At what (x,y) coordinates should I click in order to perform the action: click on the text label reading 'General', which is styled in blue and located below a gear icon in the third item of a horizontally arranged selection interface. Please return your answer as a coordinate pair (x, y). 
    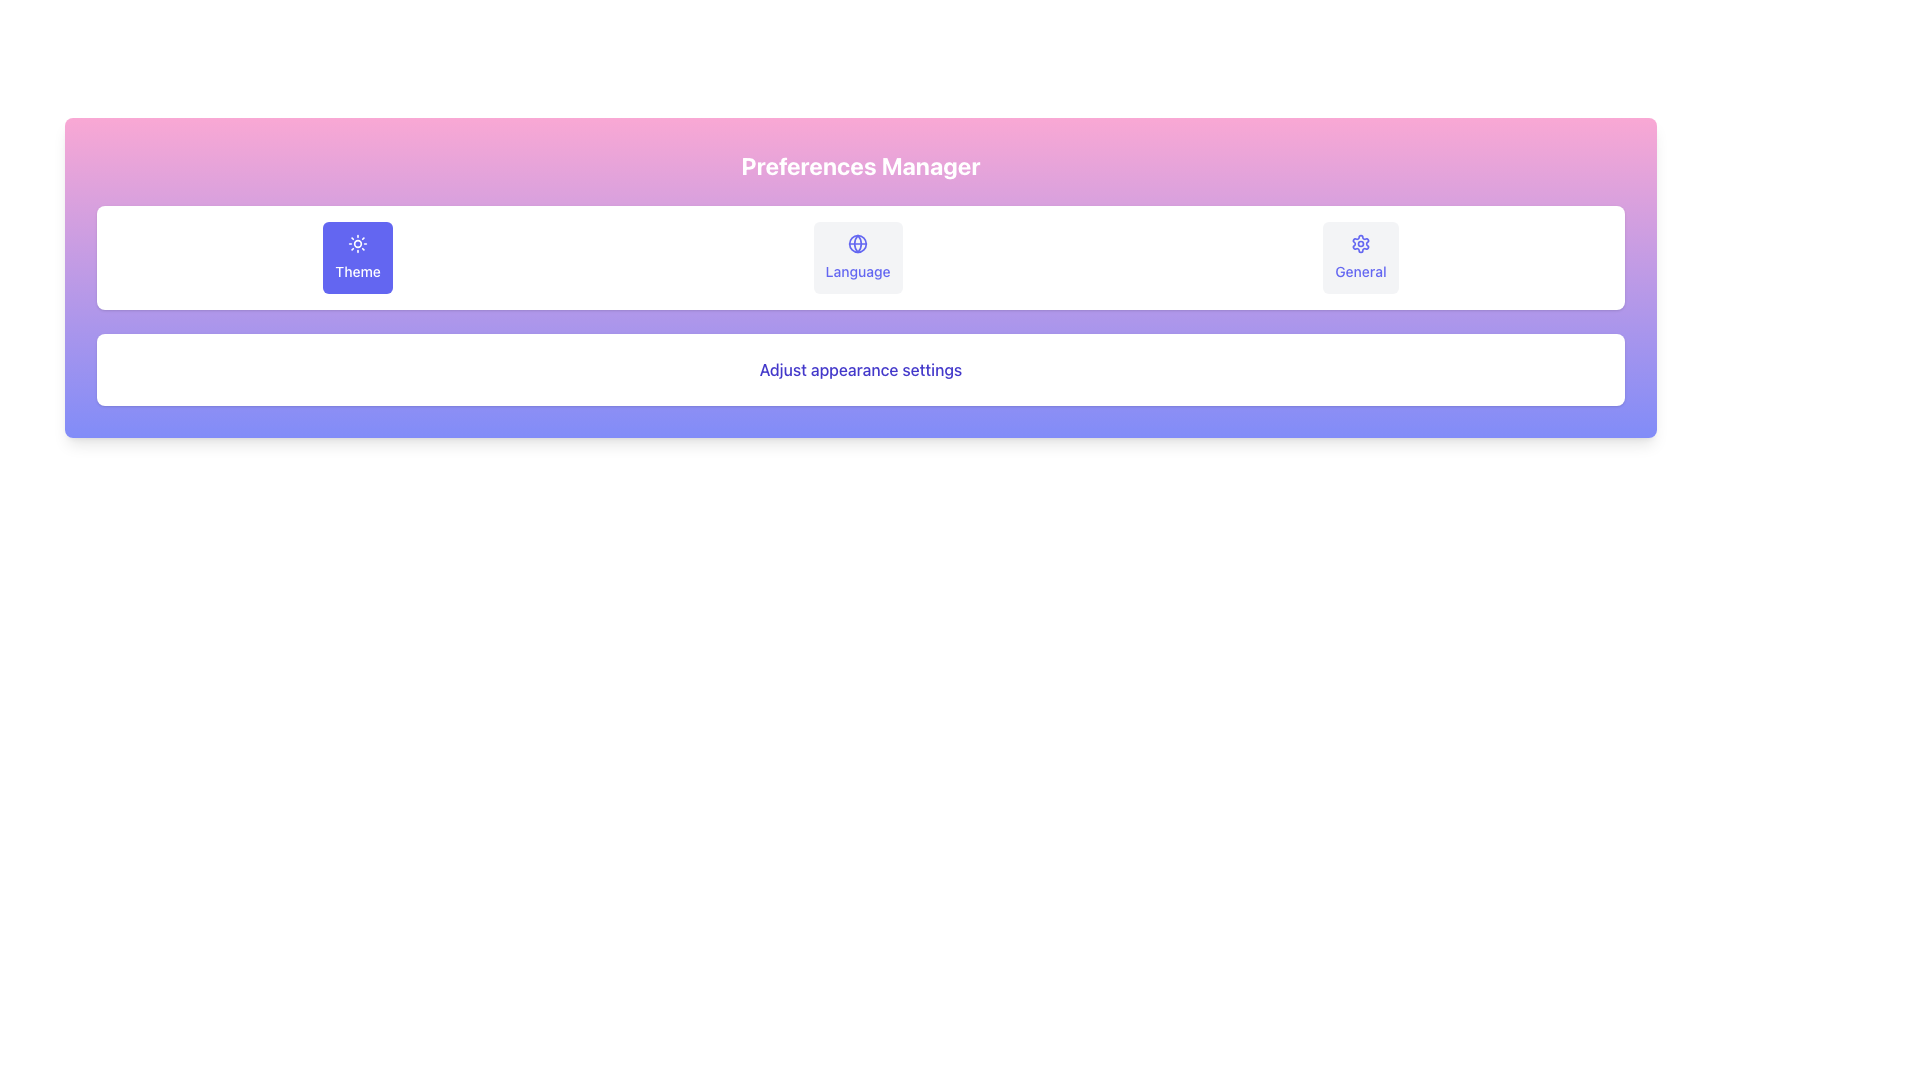
    Looking at the image, I should click on (1360, 272).